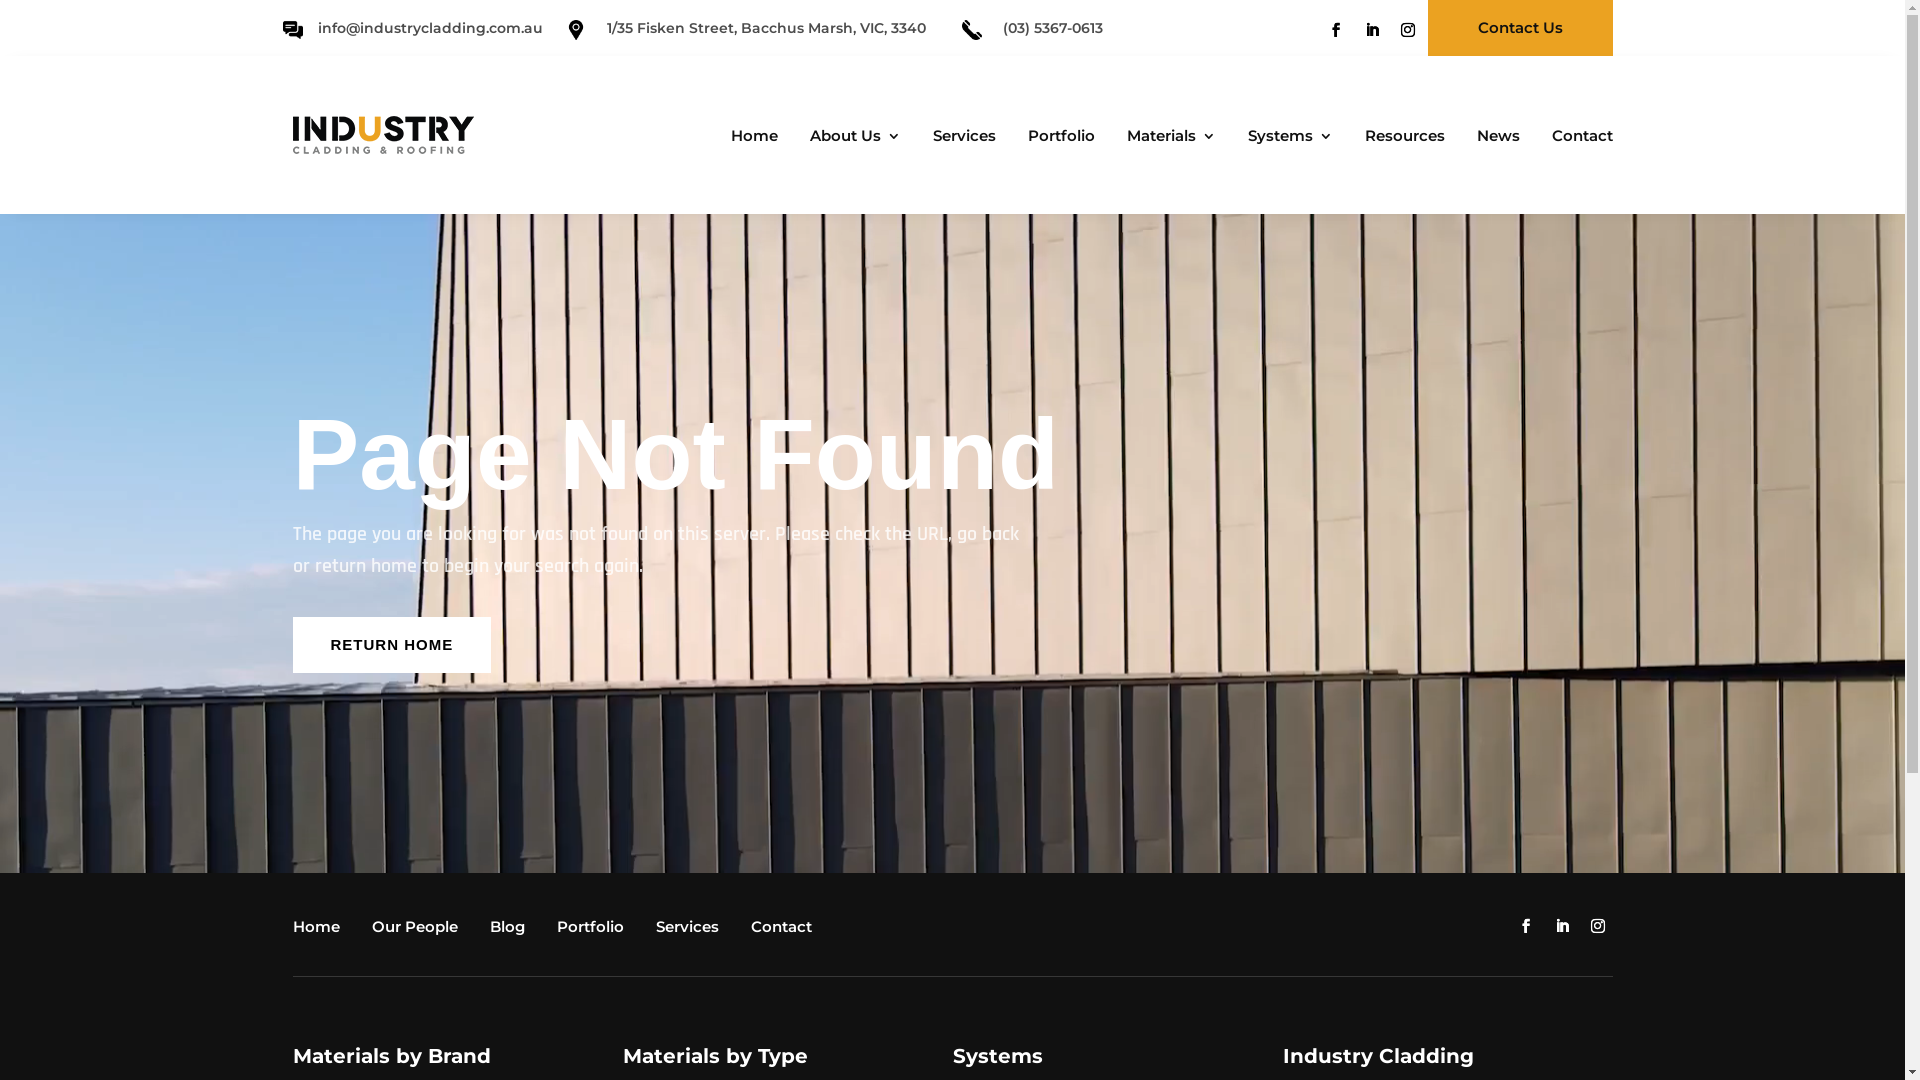 Image resolution: width=1920 pixels, height=1080 pixels. What do you see at coordinates (320, 930) in the screenshot?
I see `'Home'` at bounding box center [320, 930].